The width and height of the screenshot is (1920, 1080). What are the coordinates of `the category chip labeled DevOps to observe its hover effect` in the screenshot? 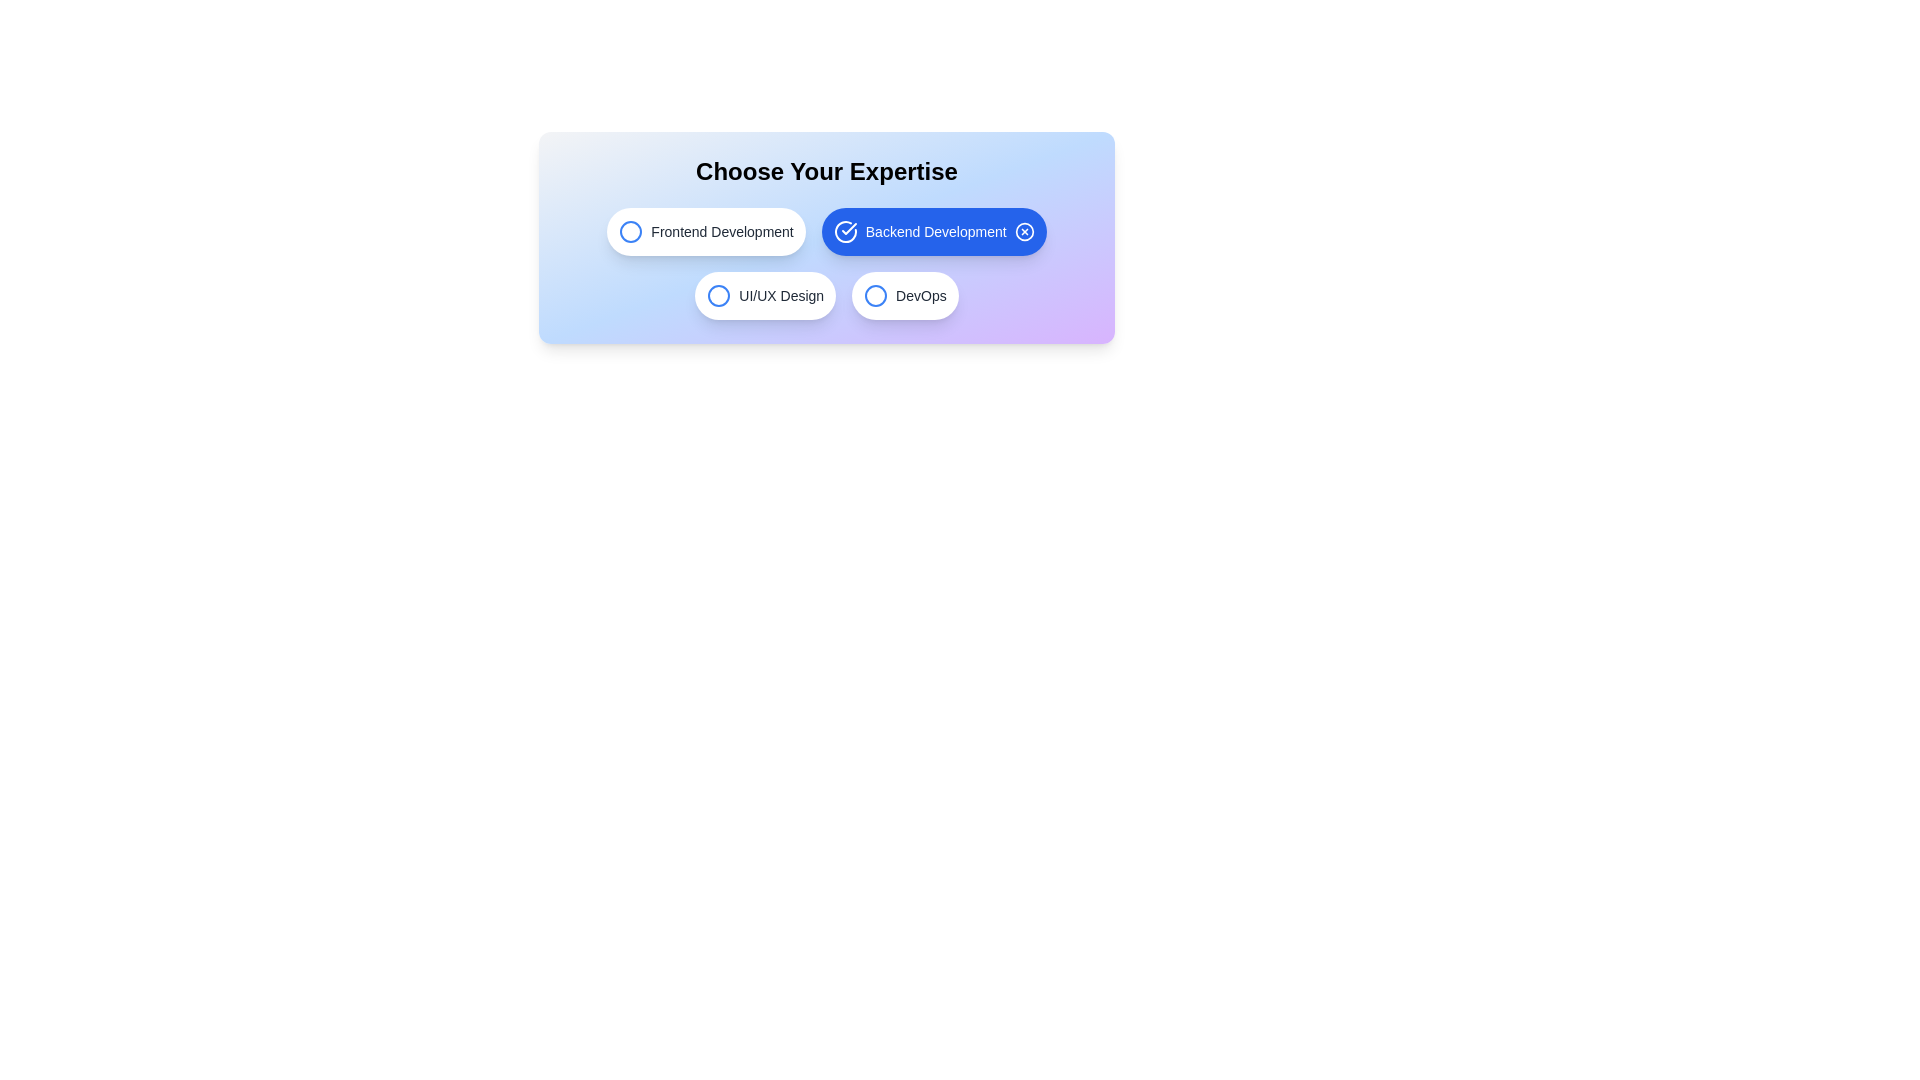 It's located at (904, 296).